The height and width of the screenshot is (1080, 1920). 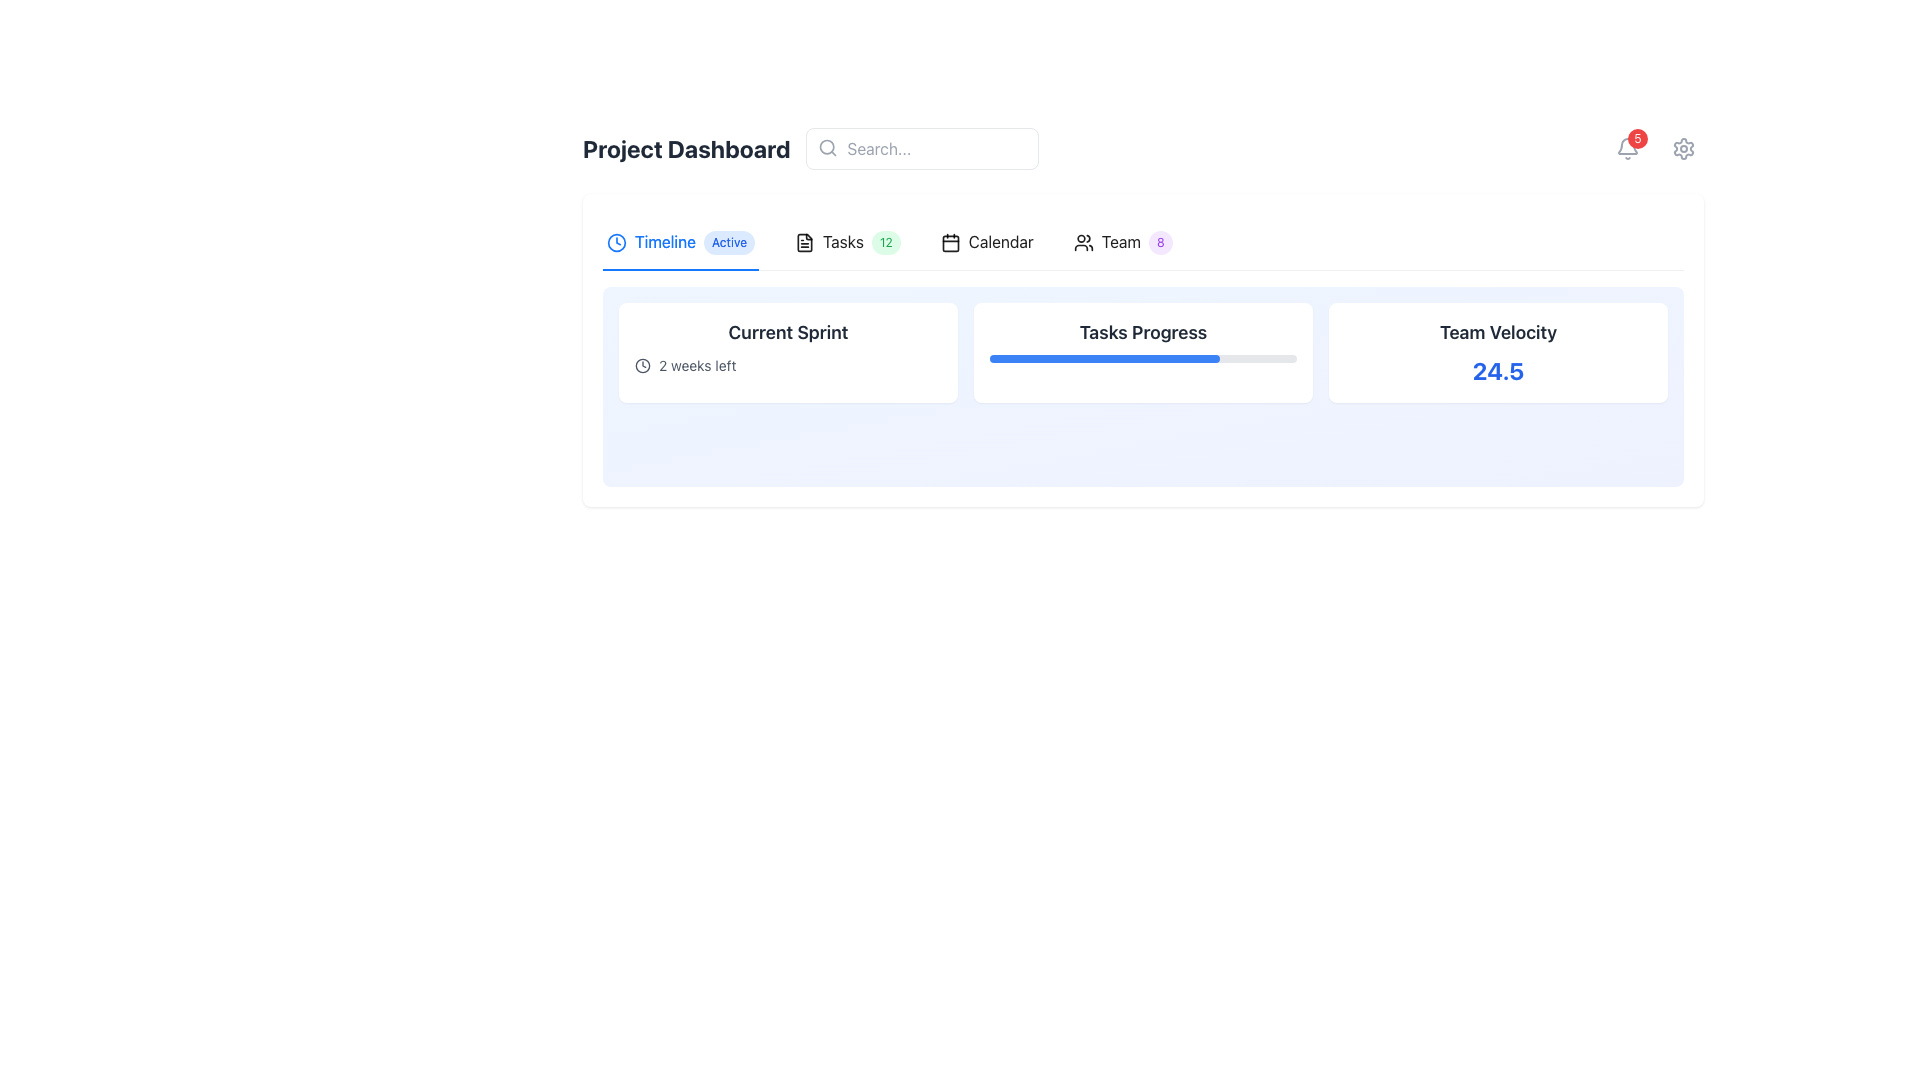 What do you see at coordinates (987, 241) in the screenshot?
I see `the 'Calendar' tab` at bounding box center [987, 241].